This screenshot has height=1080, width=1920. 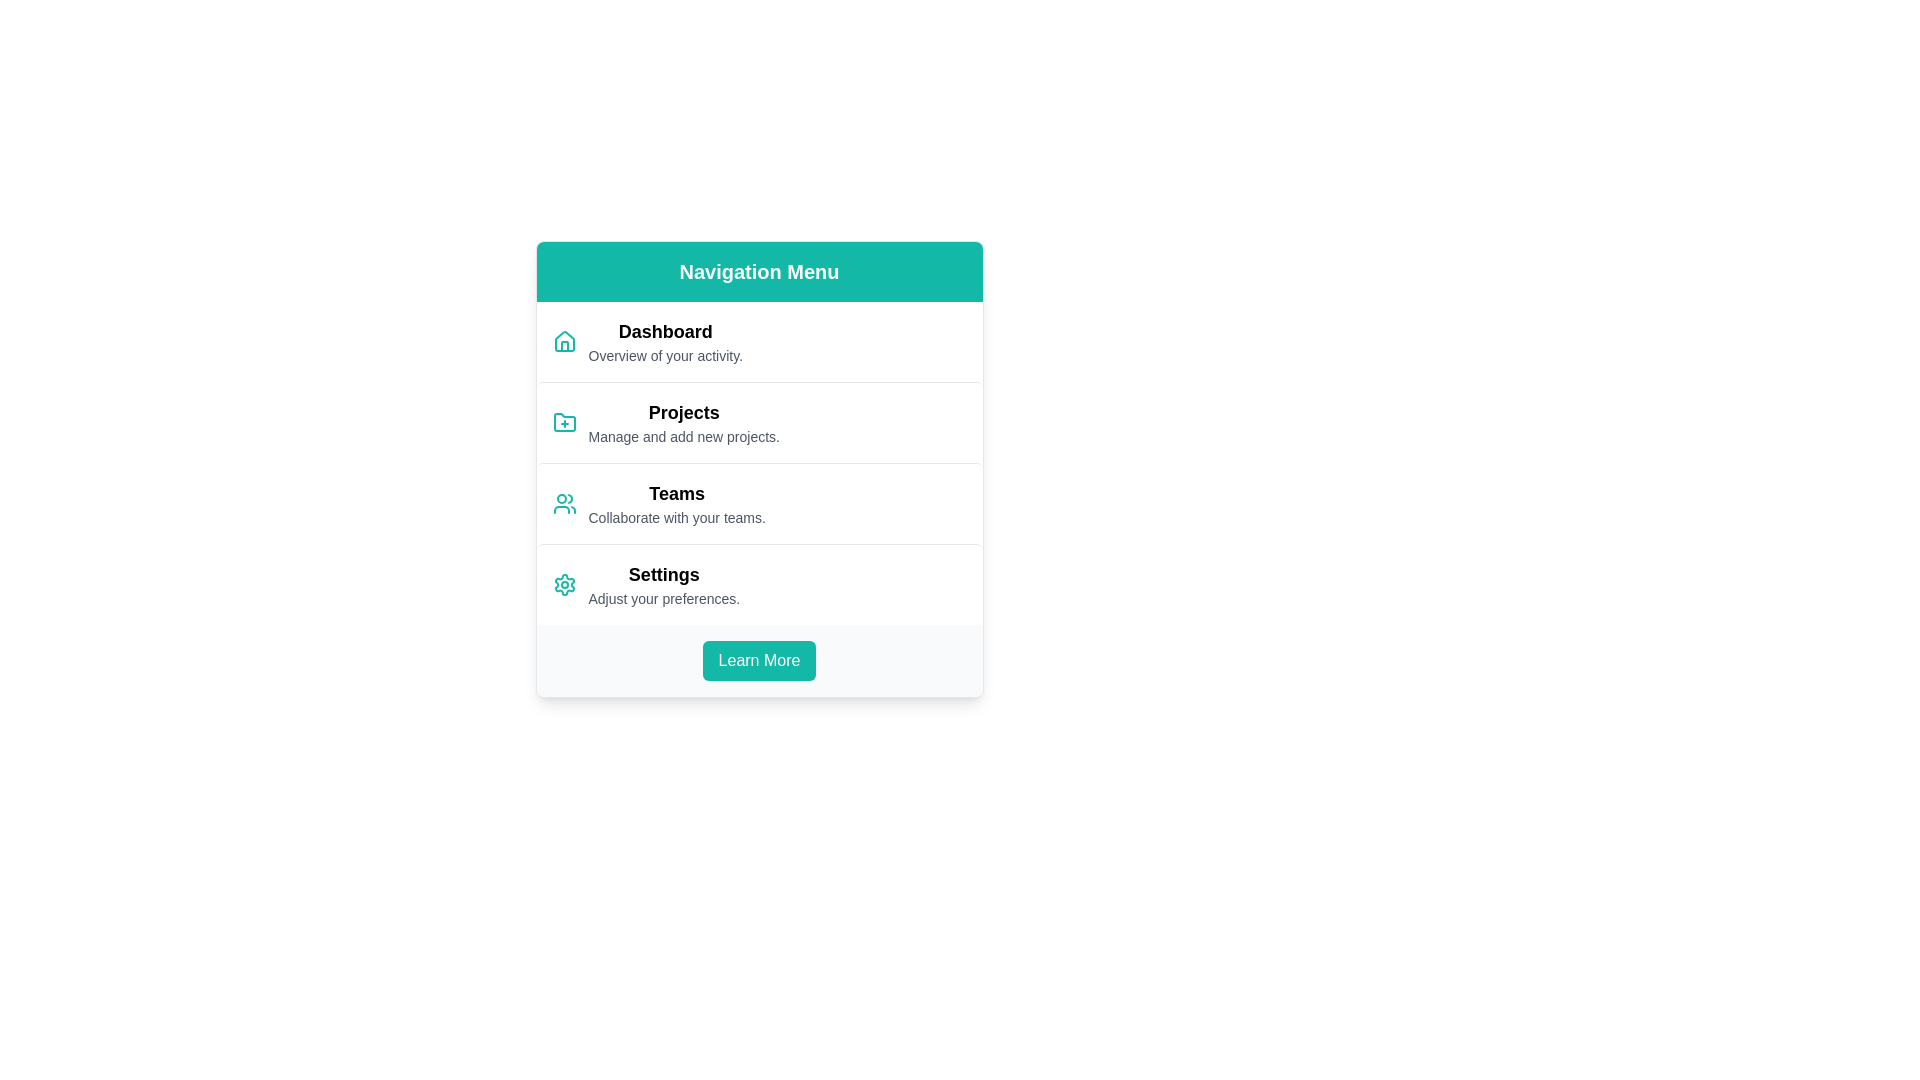 What do you see at coordinates (563, 345) in the screenshot?
I see `the bottom element of the house icon in the SVG graphic, which represents the 'Dashboard' menu item` at bounding box center [563, 345].